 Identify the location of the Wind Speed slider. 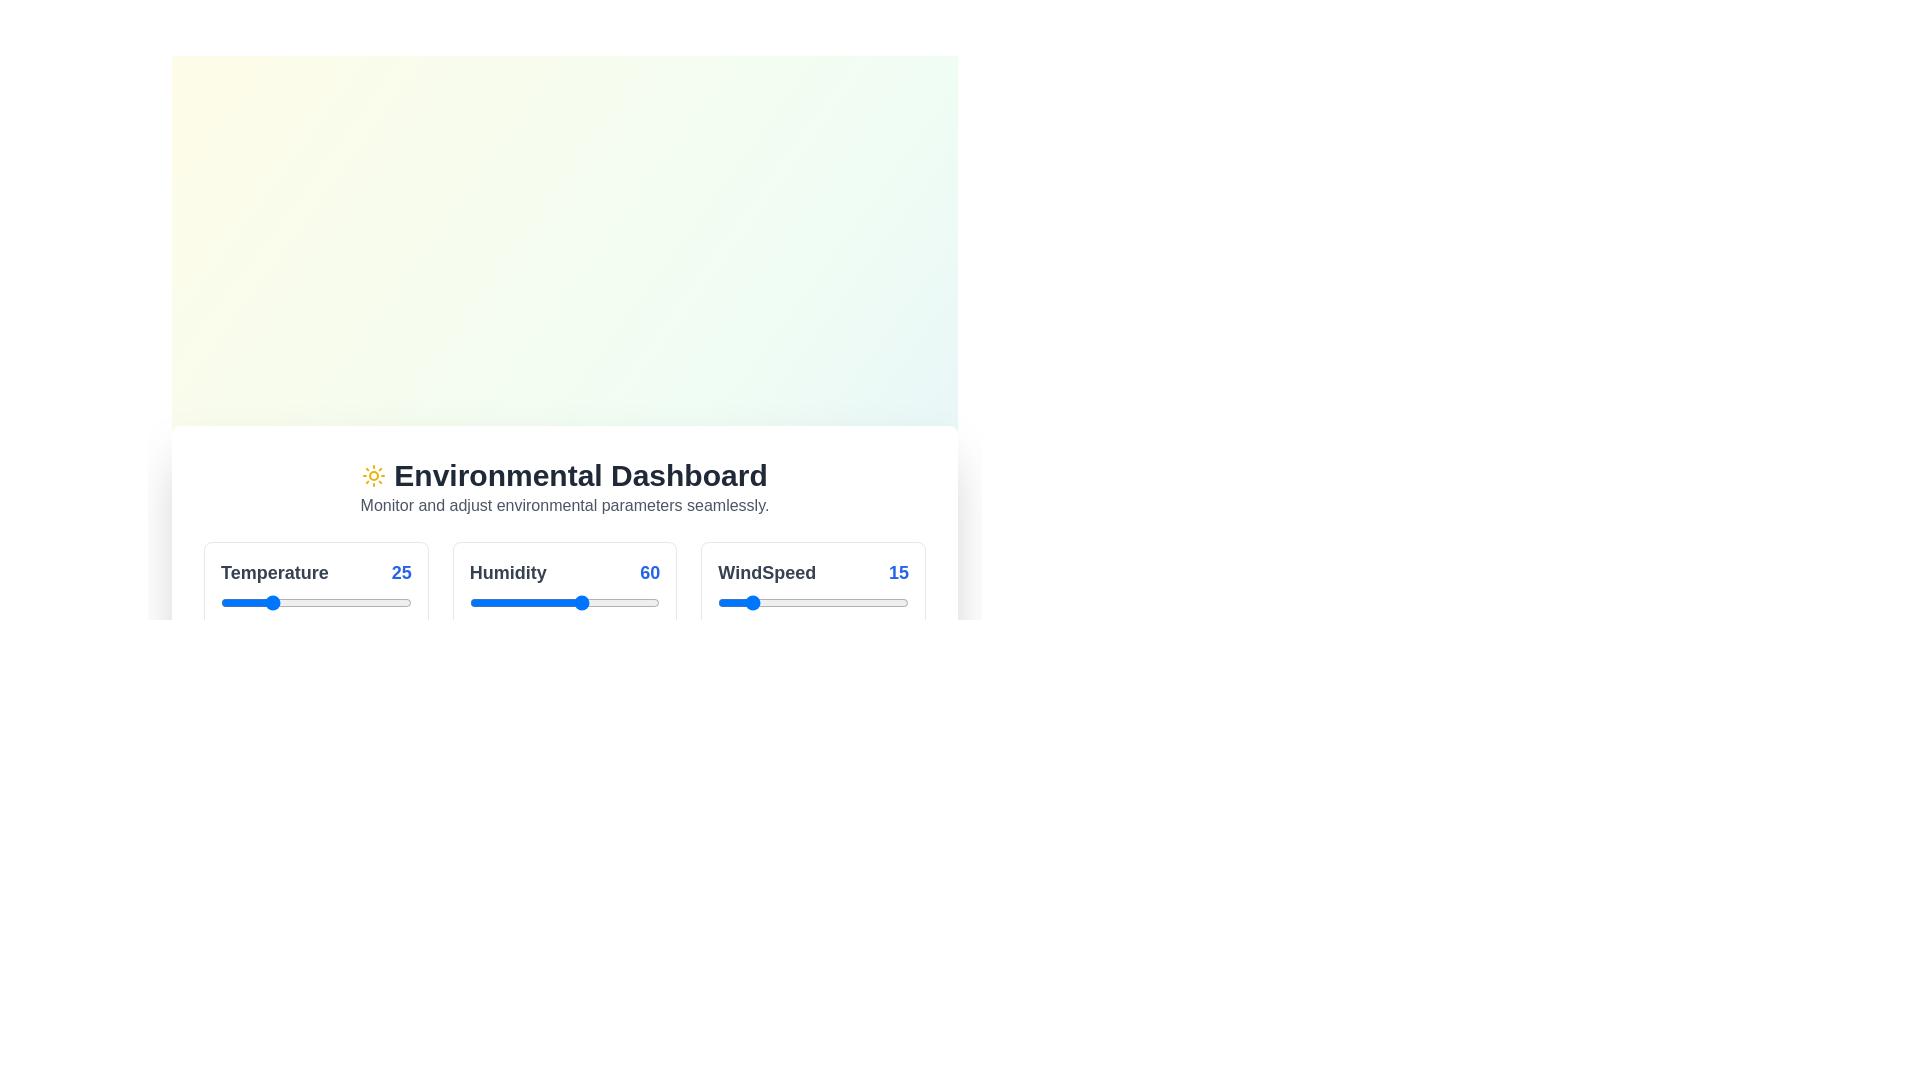
(892, 601).